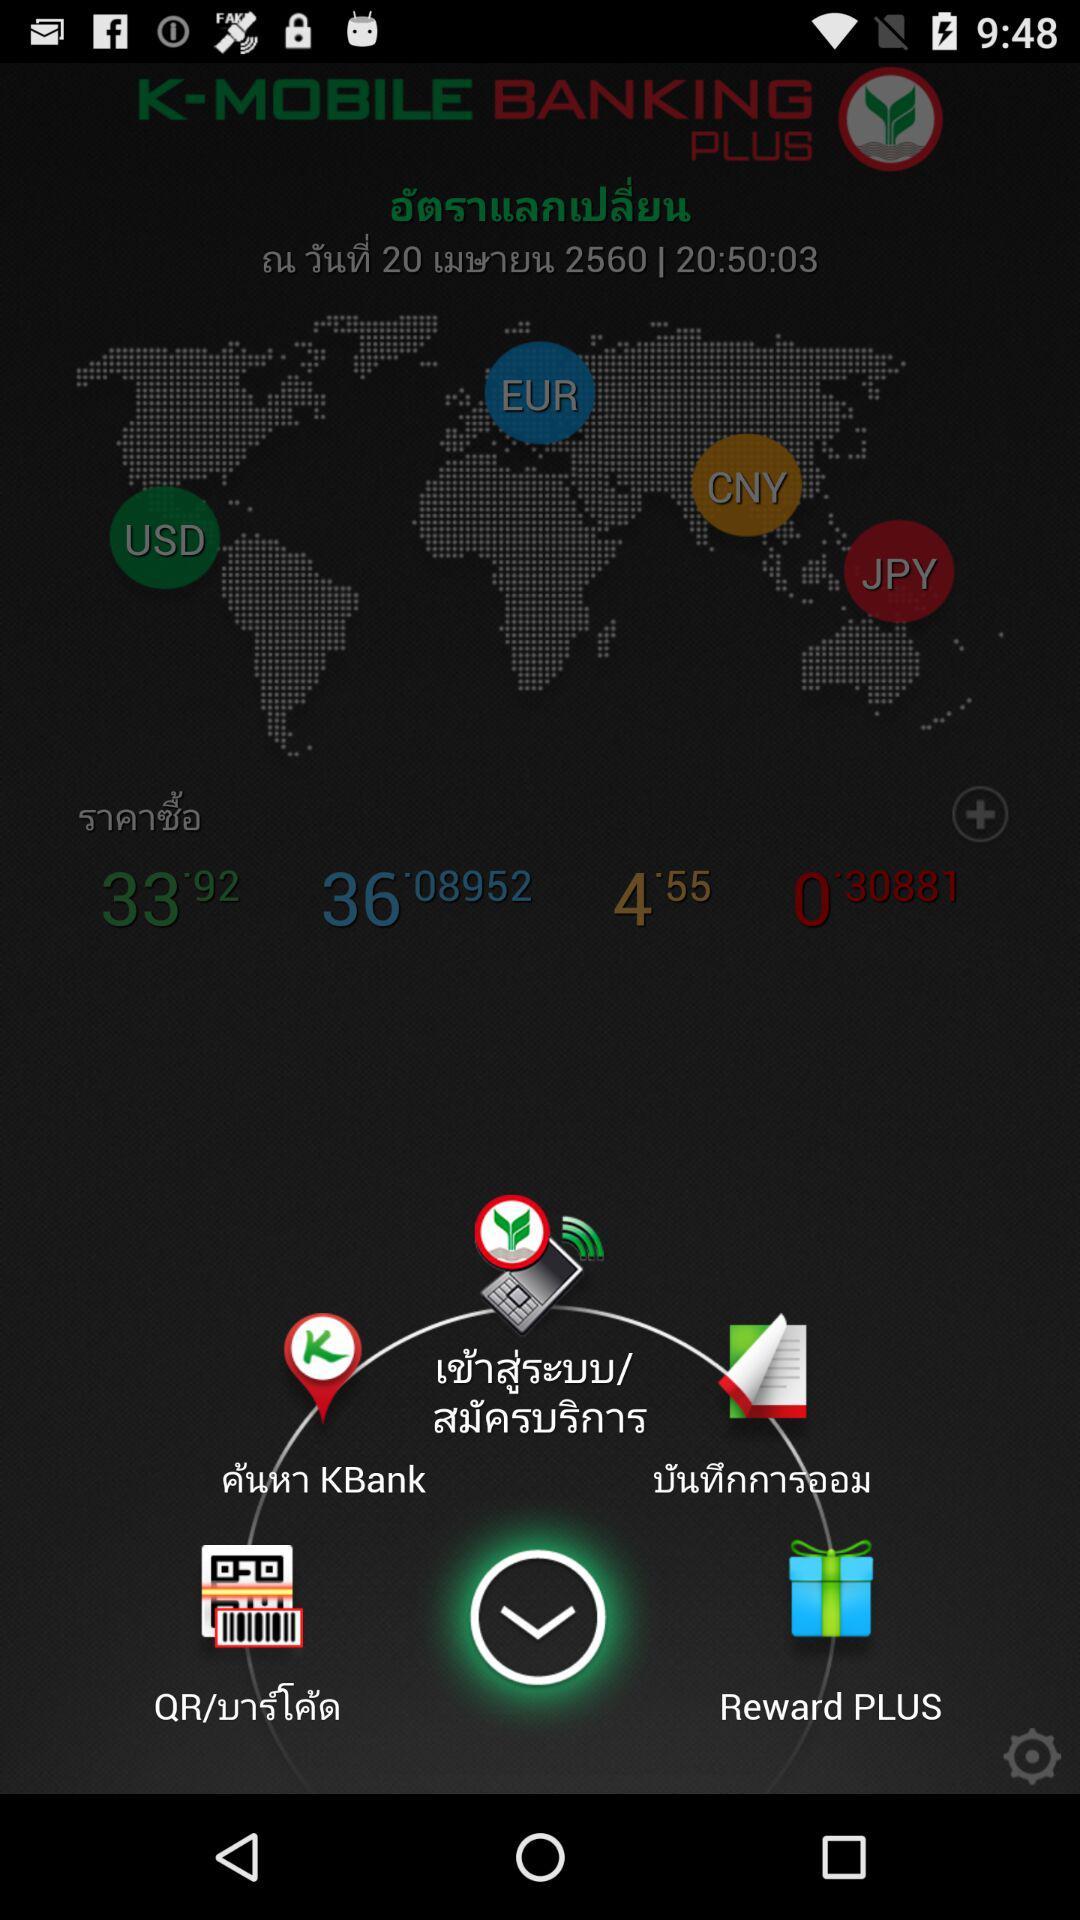 This screenshot has width=1080, height=1920. Describe the element at coordinates (979, 873) in the screenshot. I see `the add icon` at that location.